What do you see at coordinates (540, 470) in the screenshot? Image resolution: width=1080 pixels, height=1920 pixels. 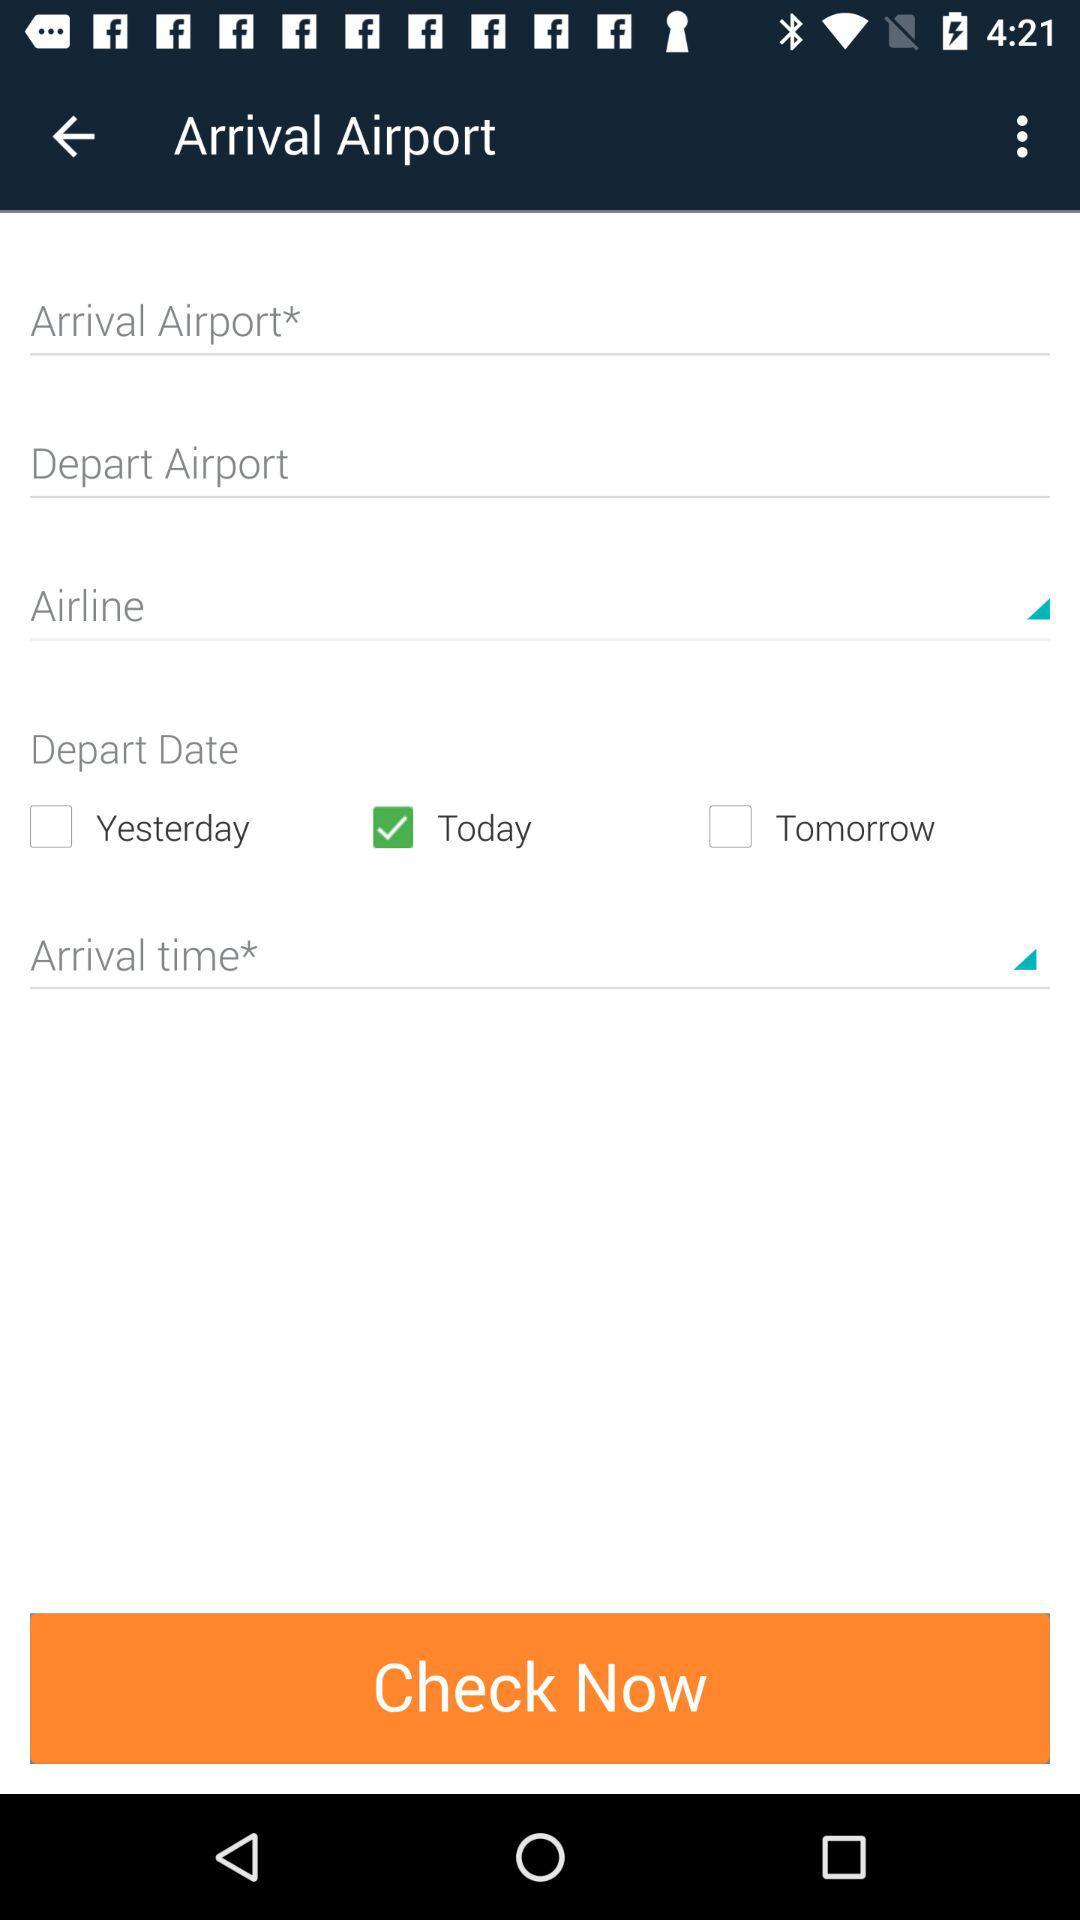 I see `departure airport` at bounding box center [540, 470].